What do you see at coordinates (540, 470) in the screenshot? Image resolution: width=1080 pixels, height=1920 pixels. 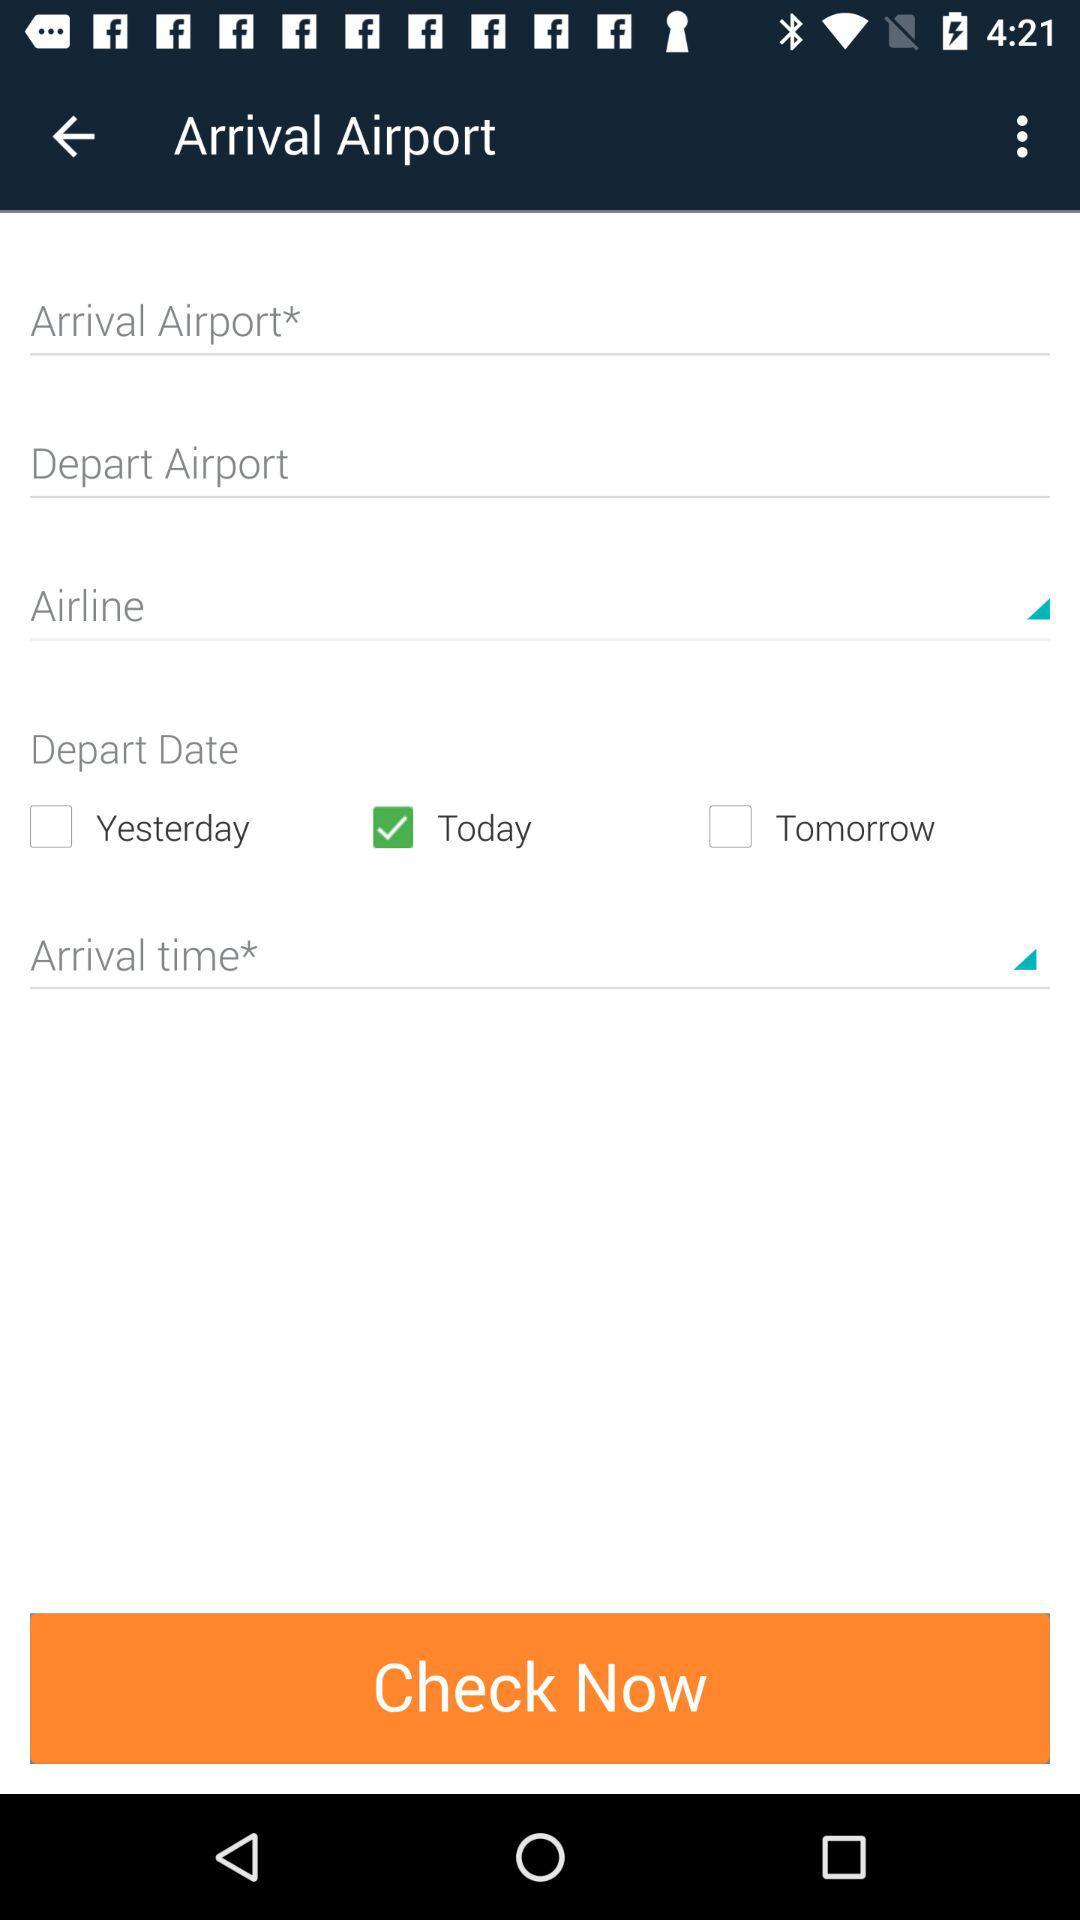 I see `departure airport` at bounding box center [540, 470].